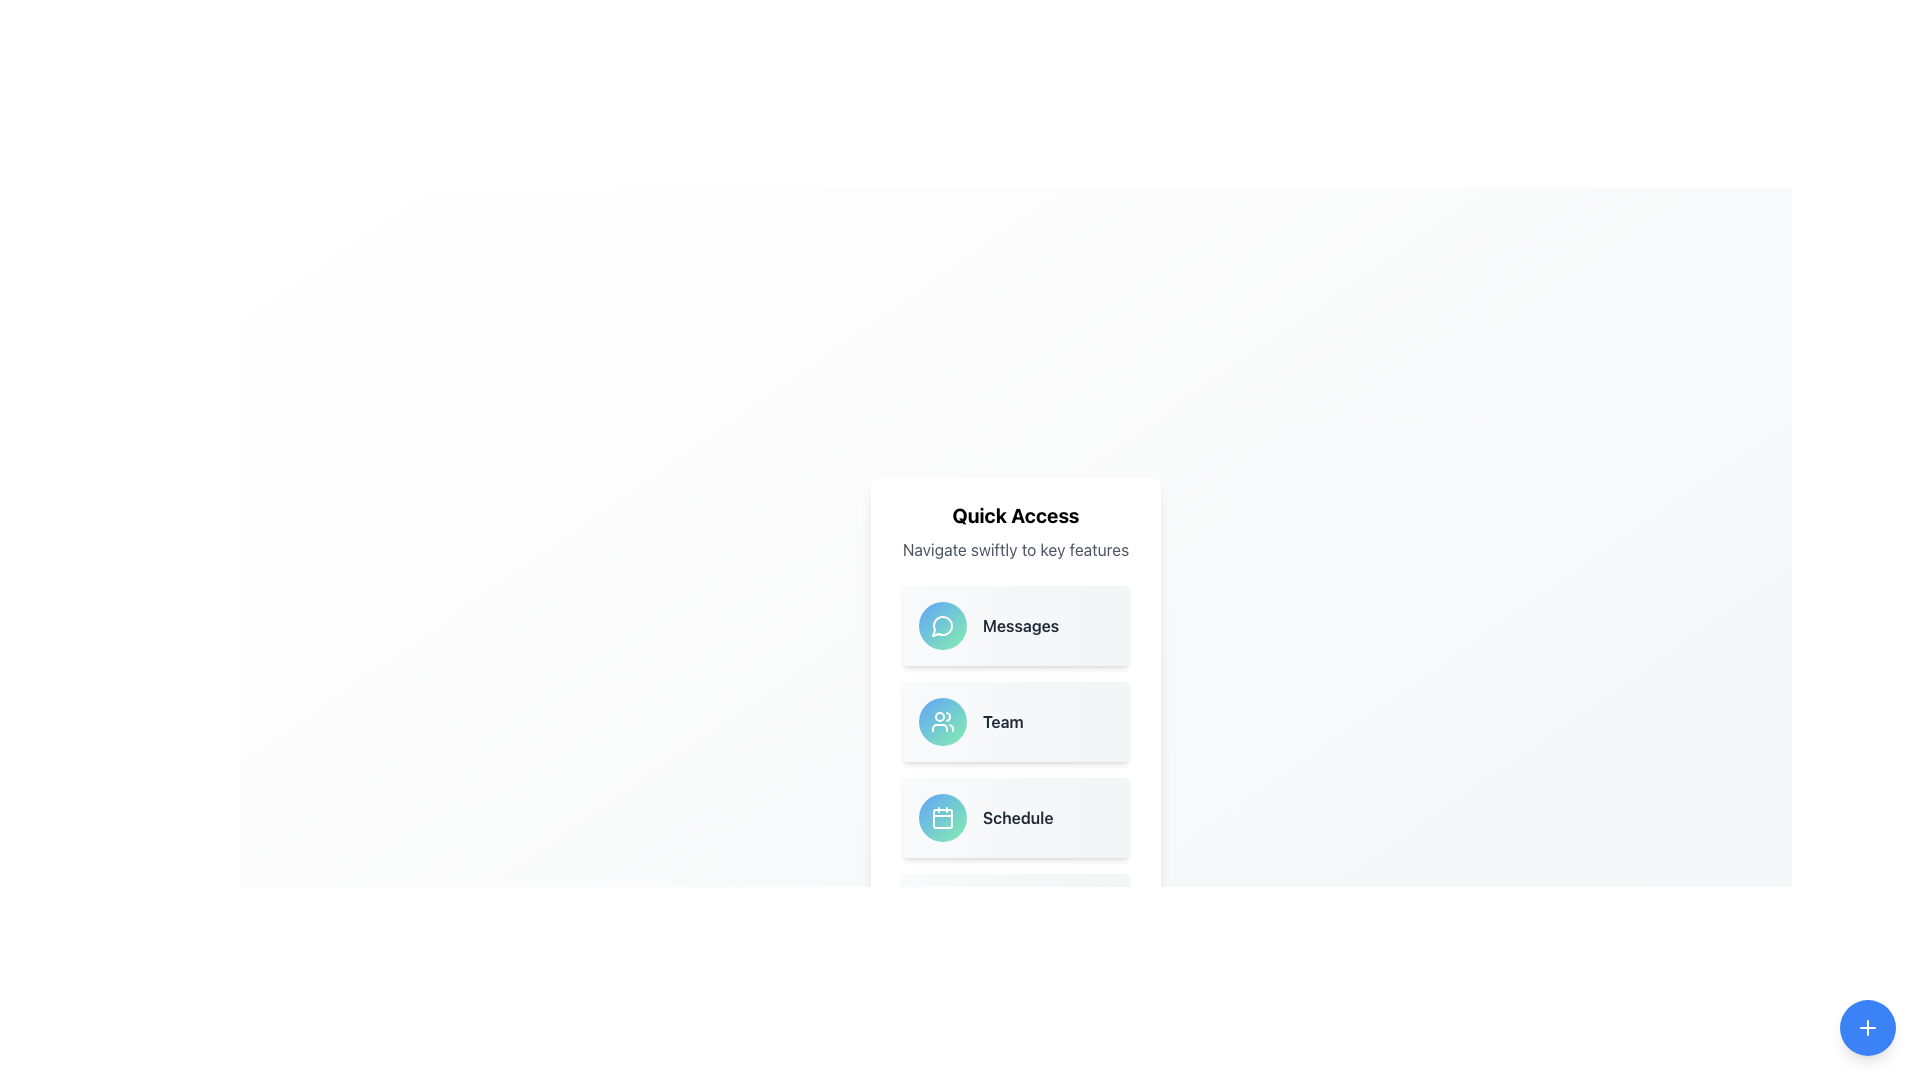  Describe the element at coordinates (941, 625) in the screenshot. I see `the Messages icon element, which features a circular outline and a speech bubble shape, located in the Quick Access section` at that location.